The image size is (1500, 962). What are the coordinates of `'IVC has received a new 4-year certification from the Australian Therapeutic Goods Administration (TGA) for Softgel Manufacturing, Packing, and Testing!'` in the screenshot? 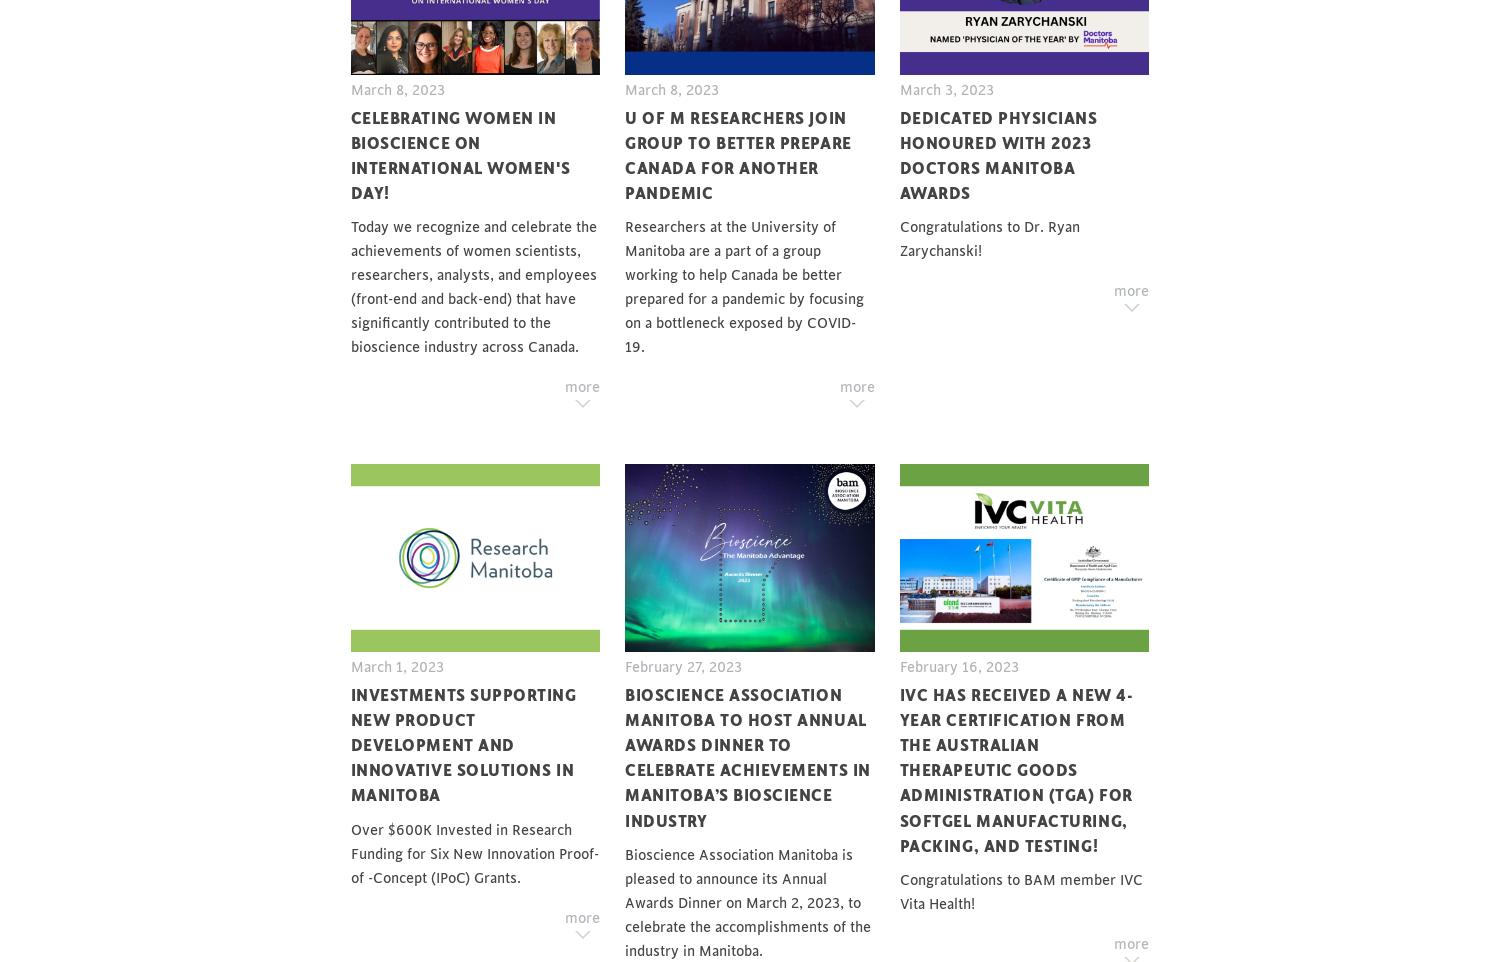 It's located at (1015, 769).